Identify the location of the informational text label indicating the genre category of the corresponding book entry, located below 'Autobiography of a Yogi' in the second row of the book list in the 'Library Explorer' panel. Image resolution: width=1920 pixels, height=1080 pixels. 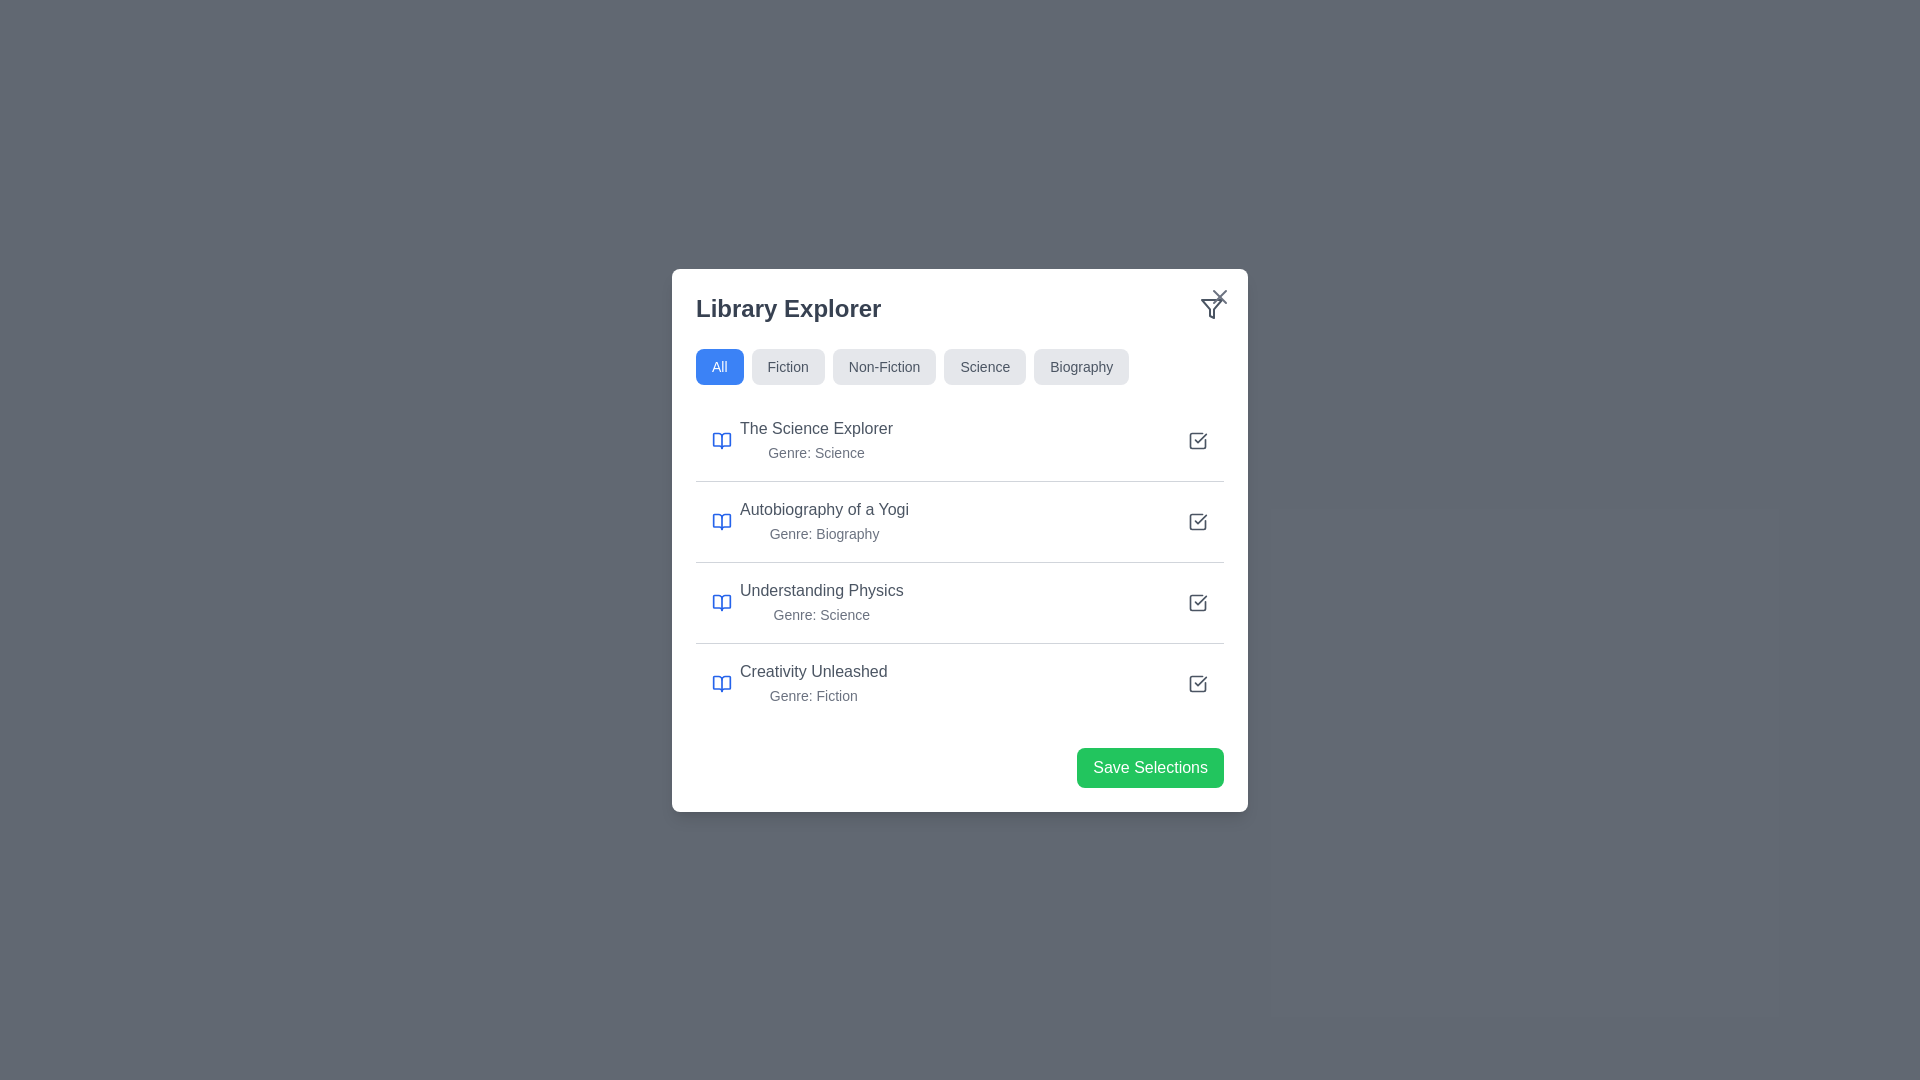
(824, 532).